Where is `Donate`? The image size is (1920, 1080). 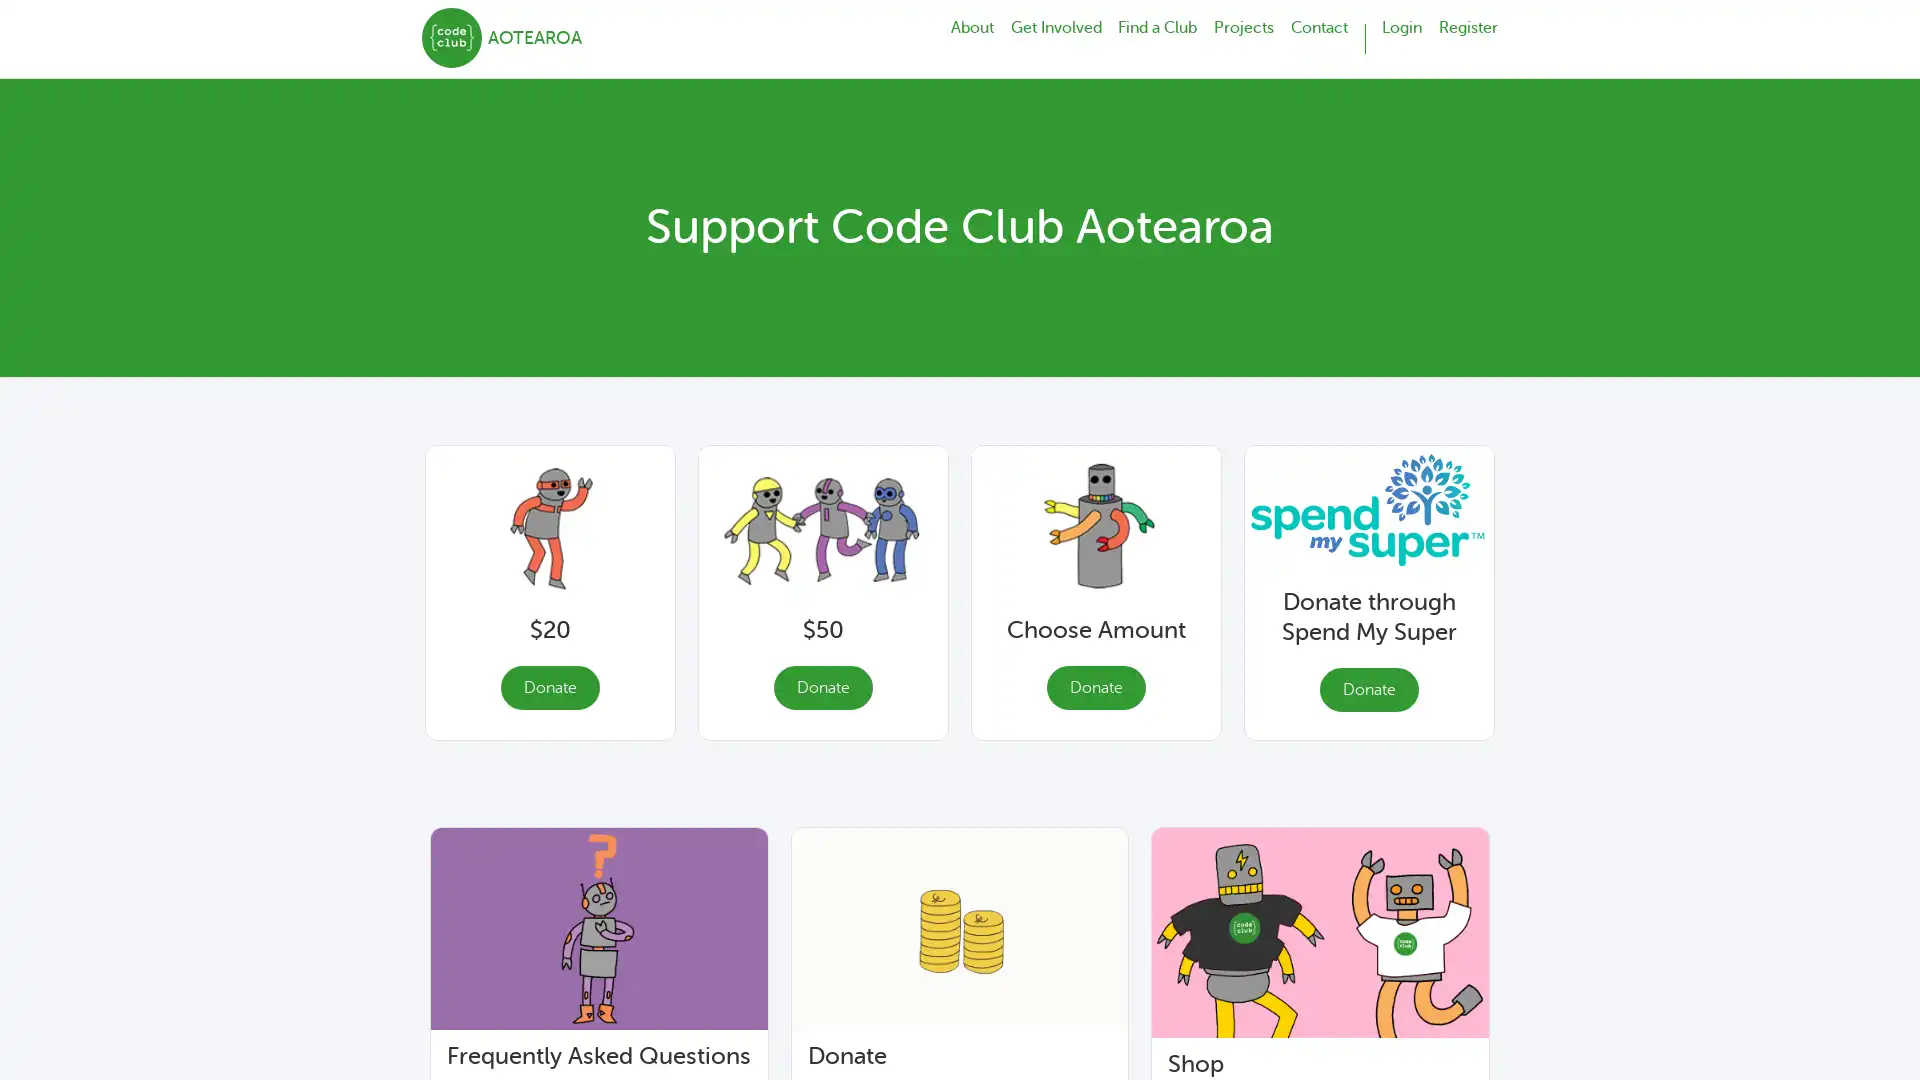
Donate is located at coordinates (1368, 688).